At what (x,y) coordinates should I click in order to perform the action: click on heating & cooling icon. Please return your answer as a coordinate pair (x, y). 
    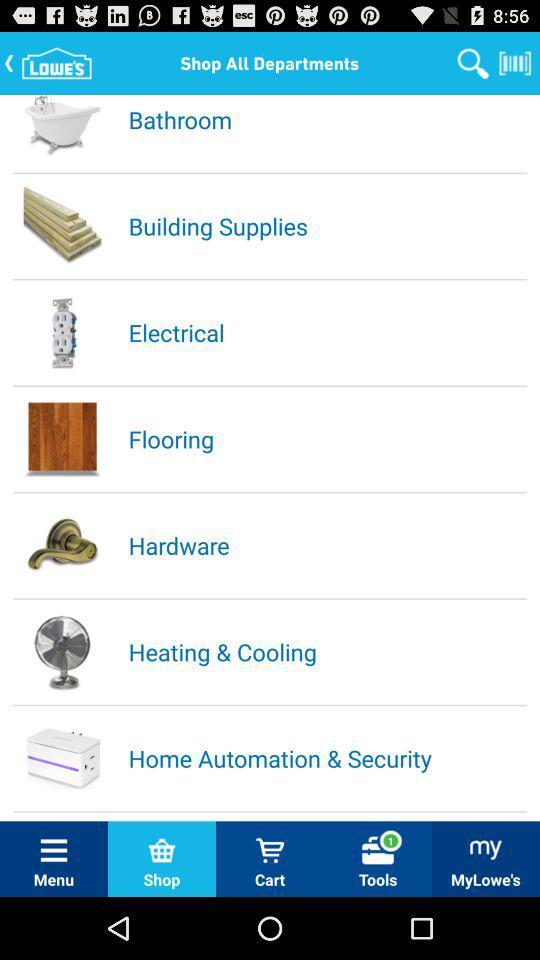
    Looking at the image, I should click on (326, 650).